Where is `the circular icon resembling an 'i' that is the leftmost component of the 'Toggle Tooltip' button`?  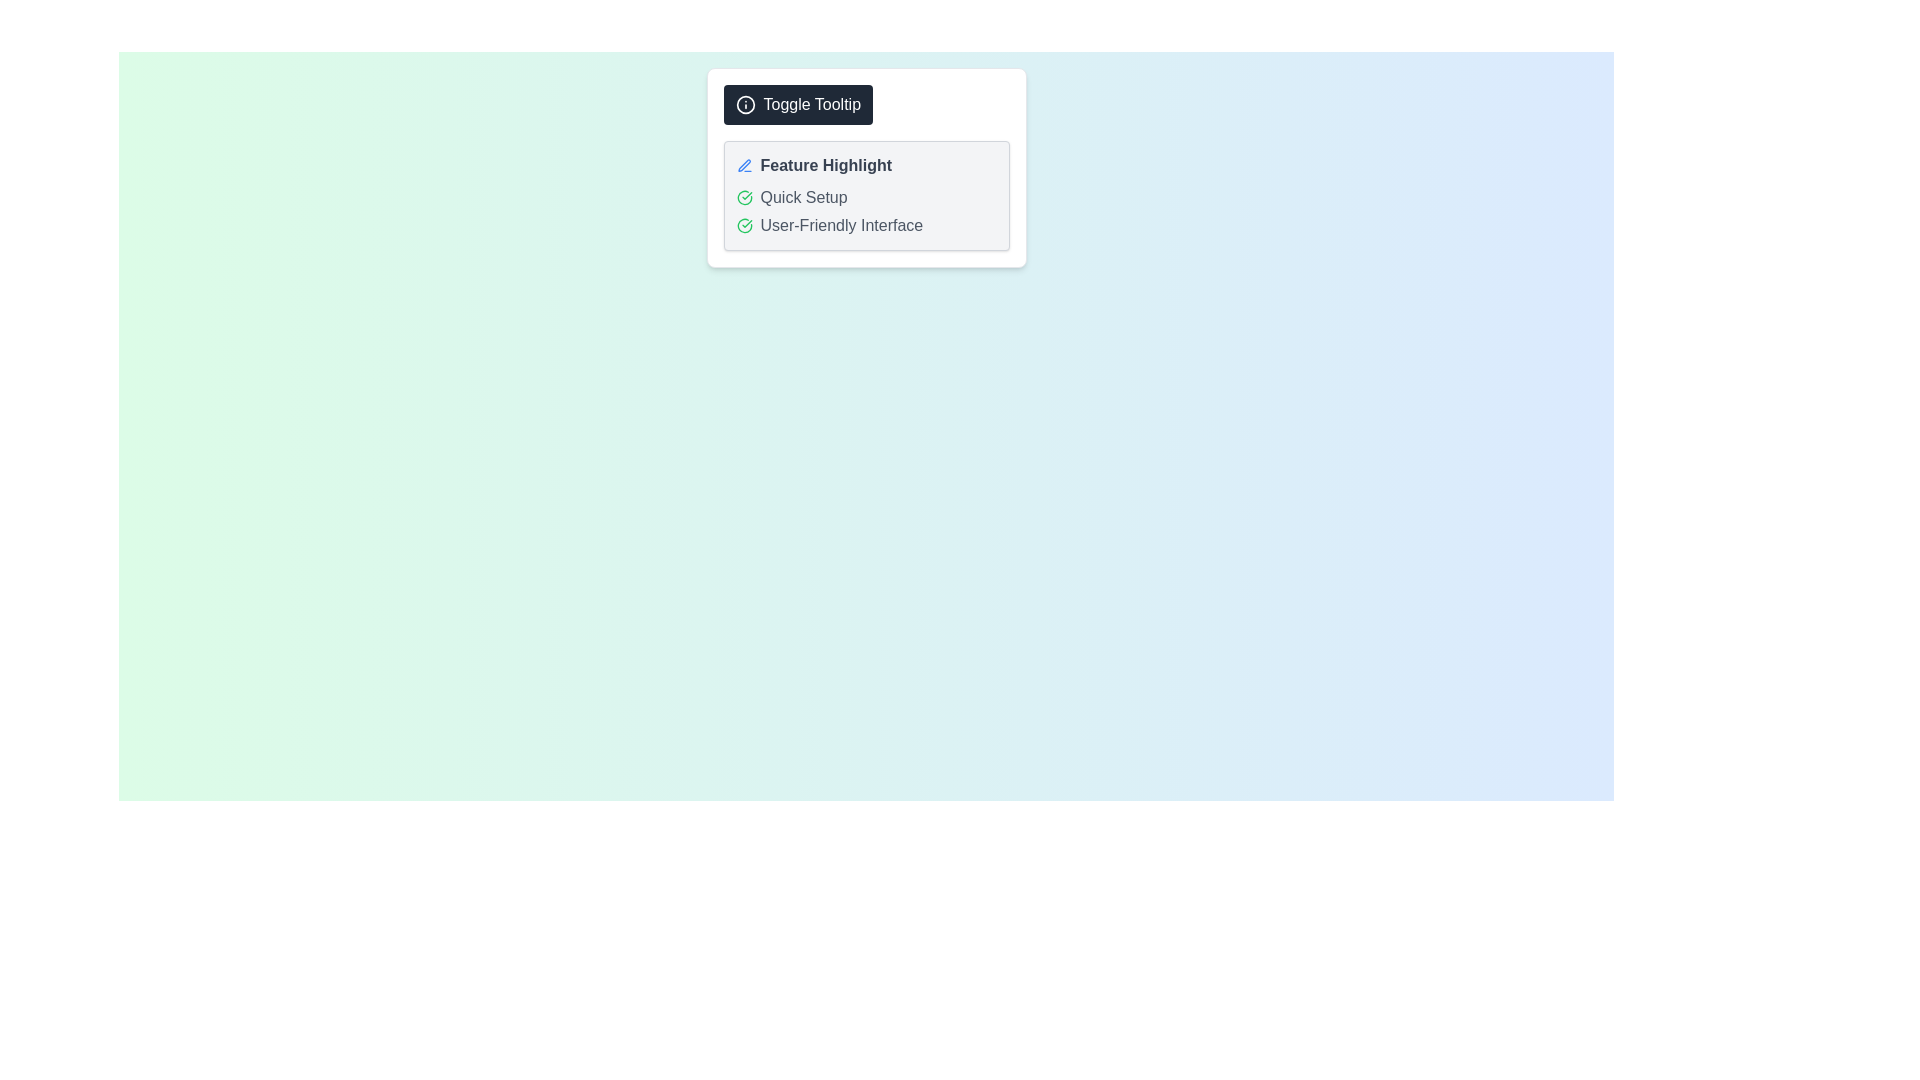
the circular icon resembling an 'i' that is the leftmost component of the 'Toggle Tooltip' button is located at coordinates (744, 104).